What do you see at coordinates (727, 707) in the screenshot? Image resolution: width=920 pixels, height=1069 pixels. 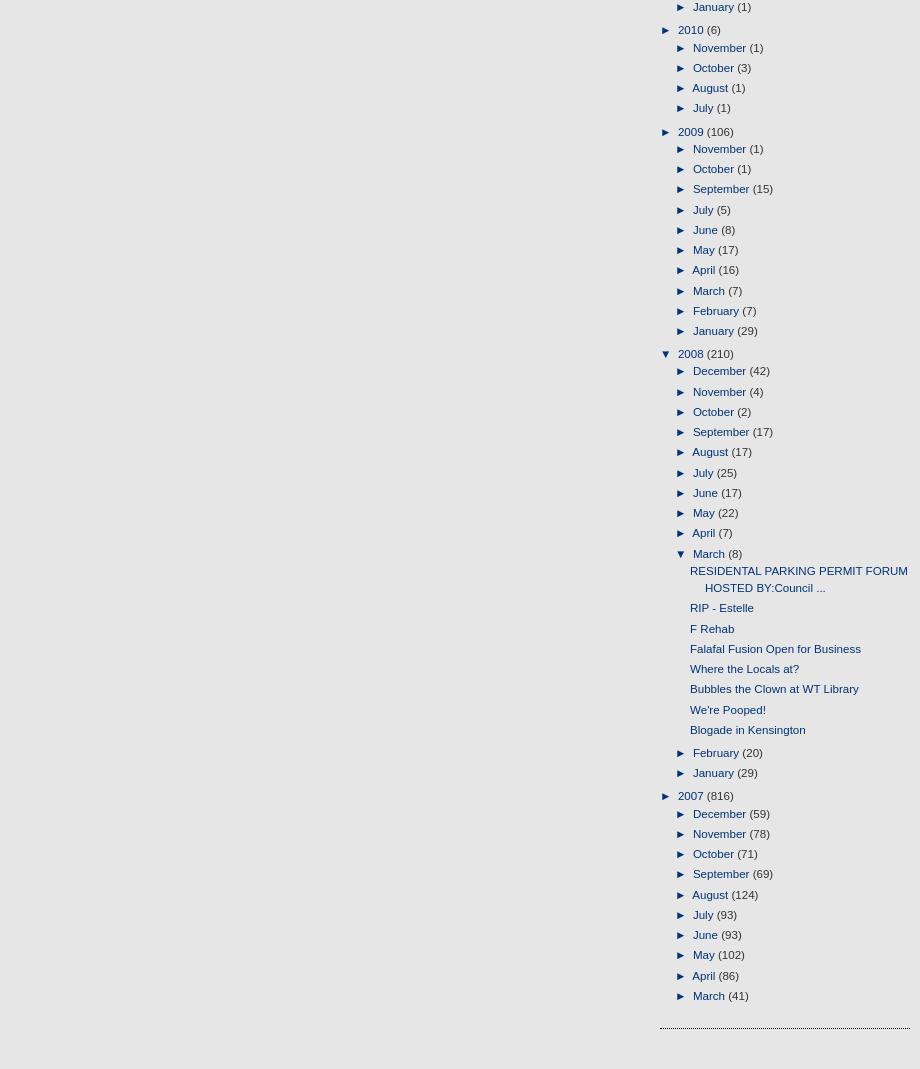 I see `'We're Pooped!'` at bounding box center [727, 707].